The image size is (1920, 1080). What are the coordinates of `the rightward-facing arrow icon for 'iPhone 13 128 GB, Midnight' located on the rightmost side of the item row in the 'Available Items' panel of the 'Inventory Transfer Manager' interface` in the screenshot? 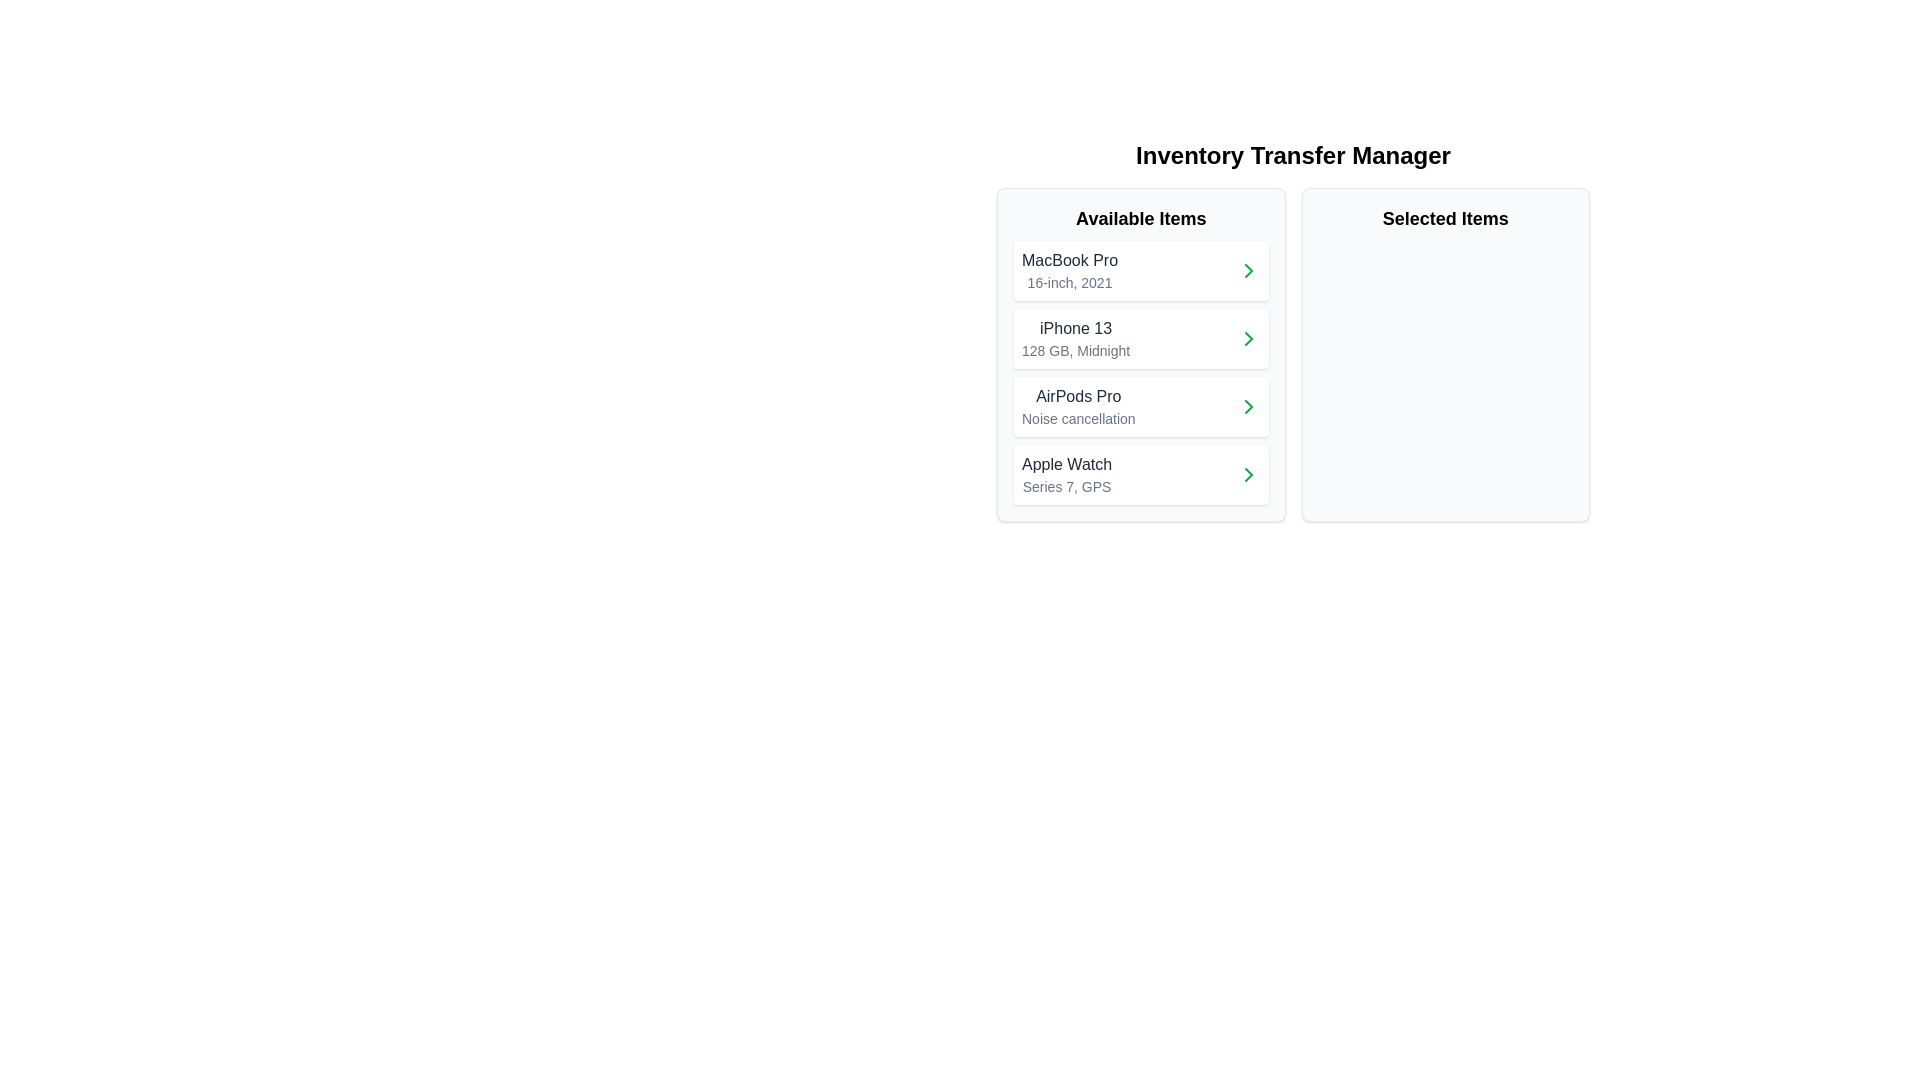 It's located at (1247, 338).